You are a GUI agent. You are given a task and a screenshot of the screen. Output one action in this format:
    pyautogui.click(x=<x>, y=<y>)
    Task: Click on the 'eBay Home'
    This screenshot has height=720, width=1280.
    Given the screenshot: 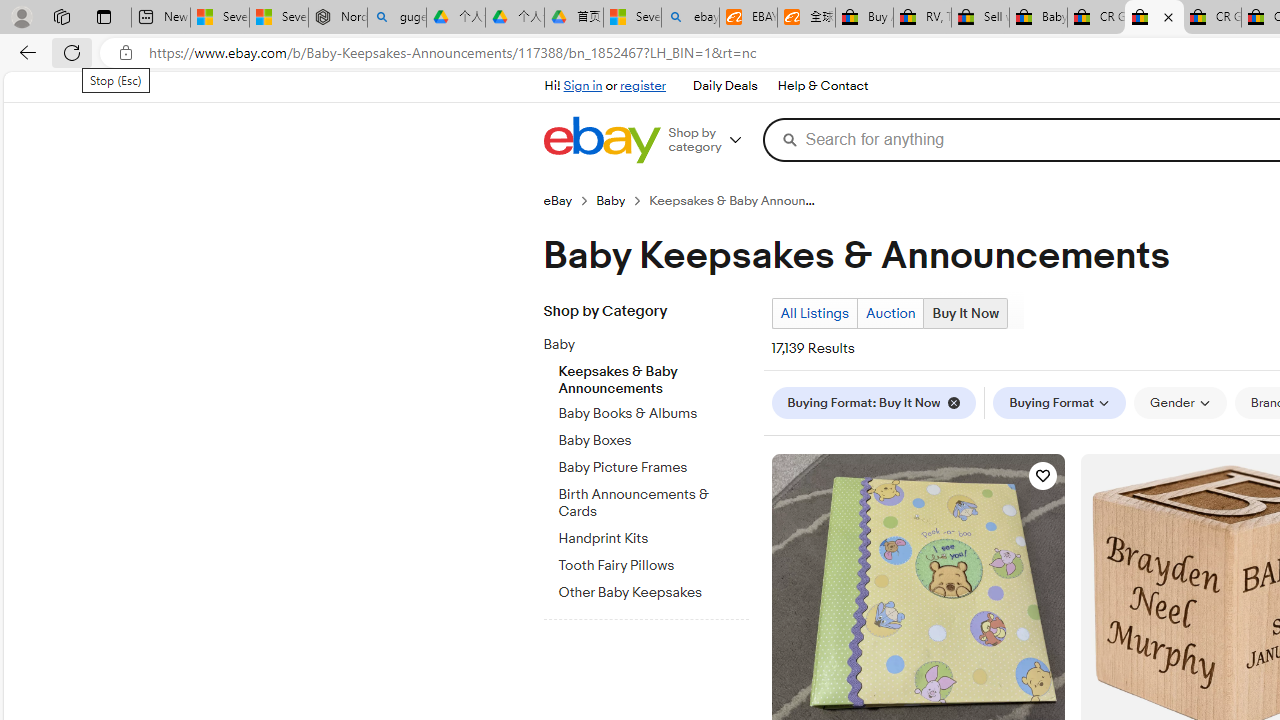 What is the action you would take?
    pyautogui.click(x=600, y=139)
    